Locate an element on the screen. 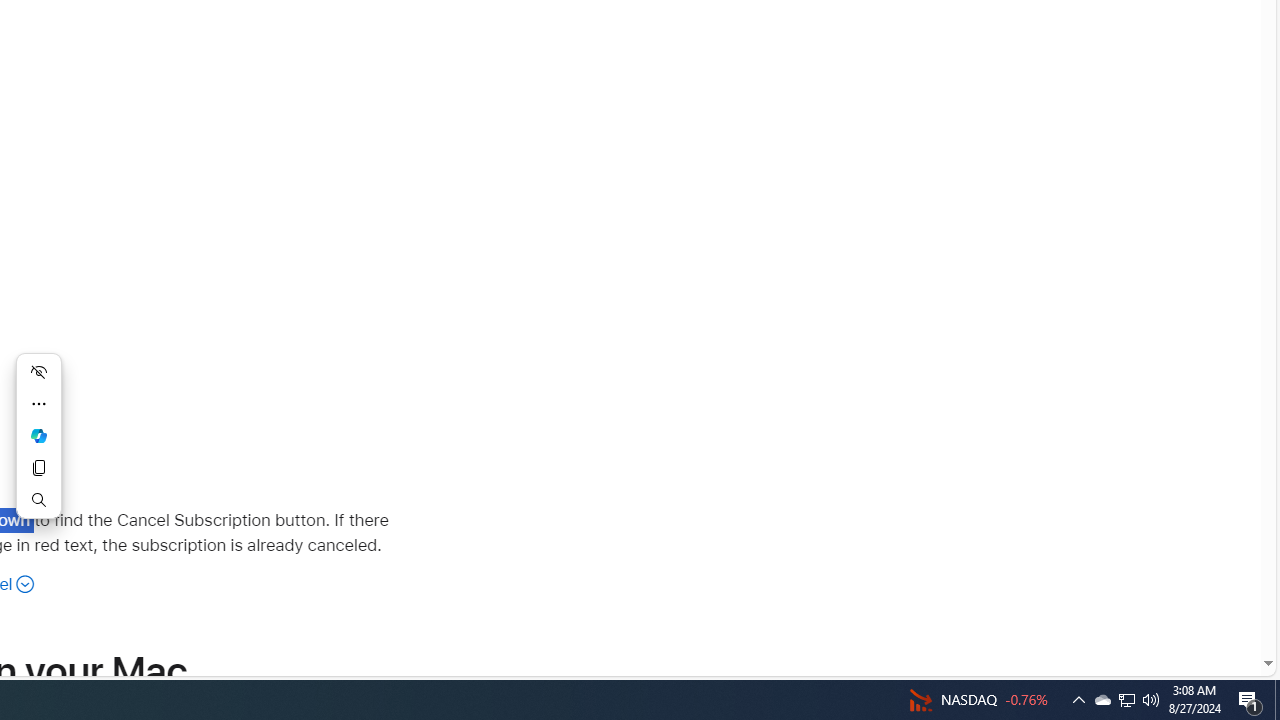  'Ask Copilot' is located at coordinates (39, 434).